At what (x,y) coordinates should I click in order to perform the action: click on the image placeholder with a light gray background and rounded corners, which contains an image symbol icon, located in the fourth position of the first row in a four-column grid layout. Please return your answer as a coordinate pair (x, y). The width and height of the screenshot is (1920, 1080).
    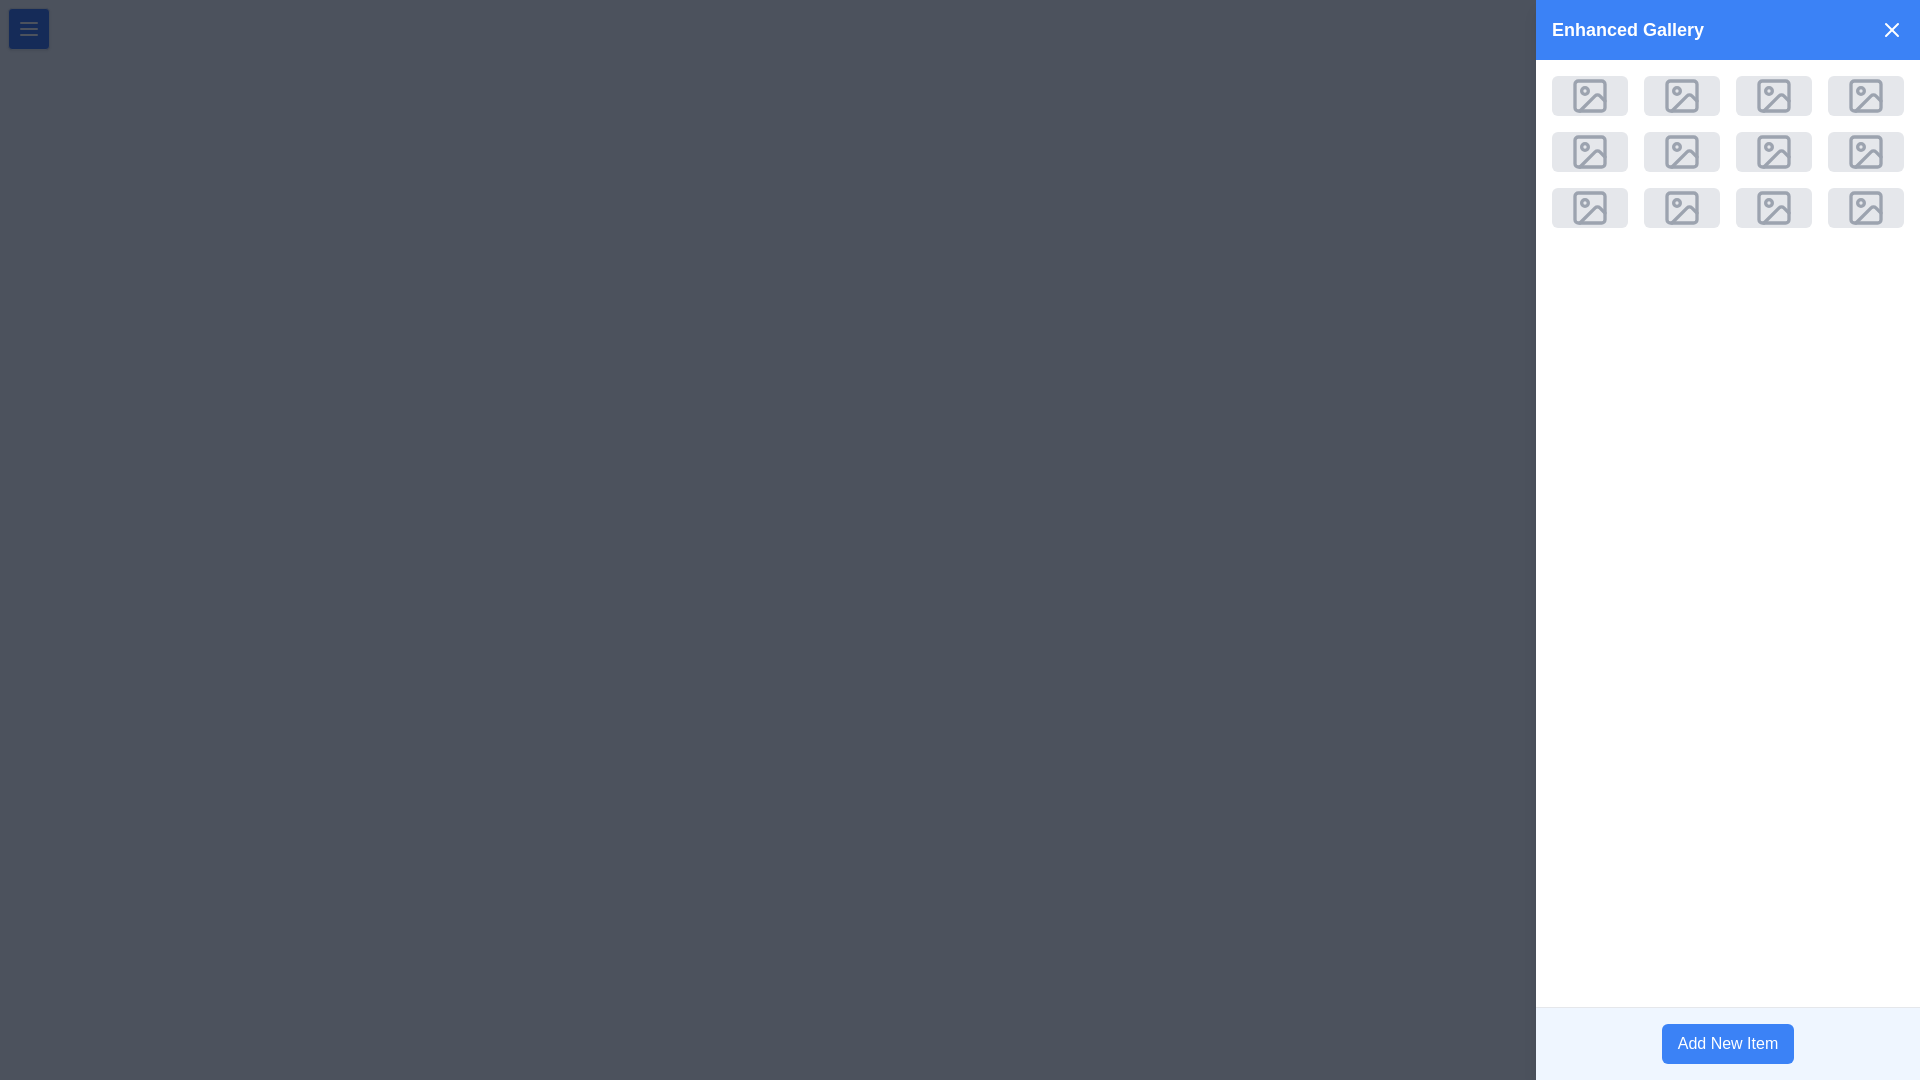
    Looking at the image, I should click on (1774, 96).